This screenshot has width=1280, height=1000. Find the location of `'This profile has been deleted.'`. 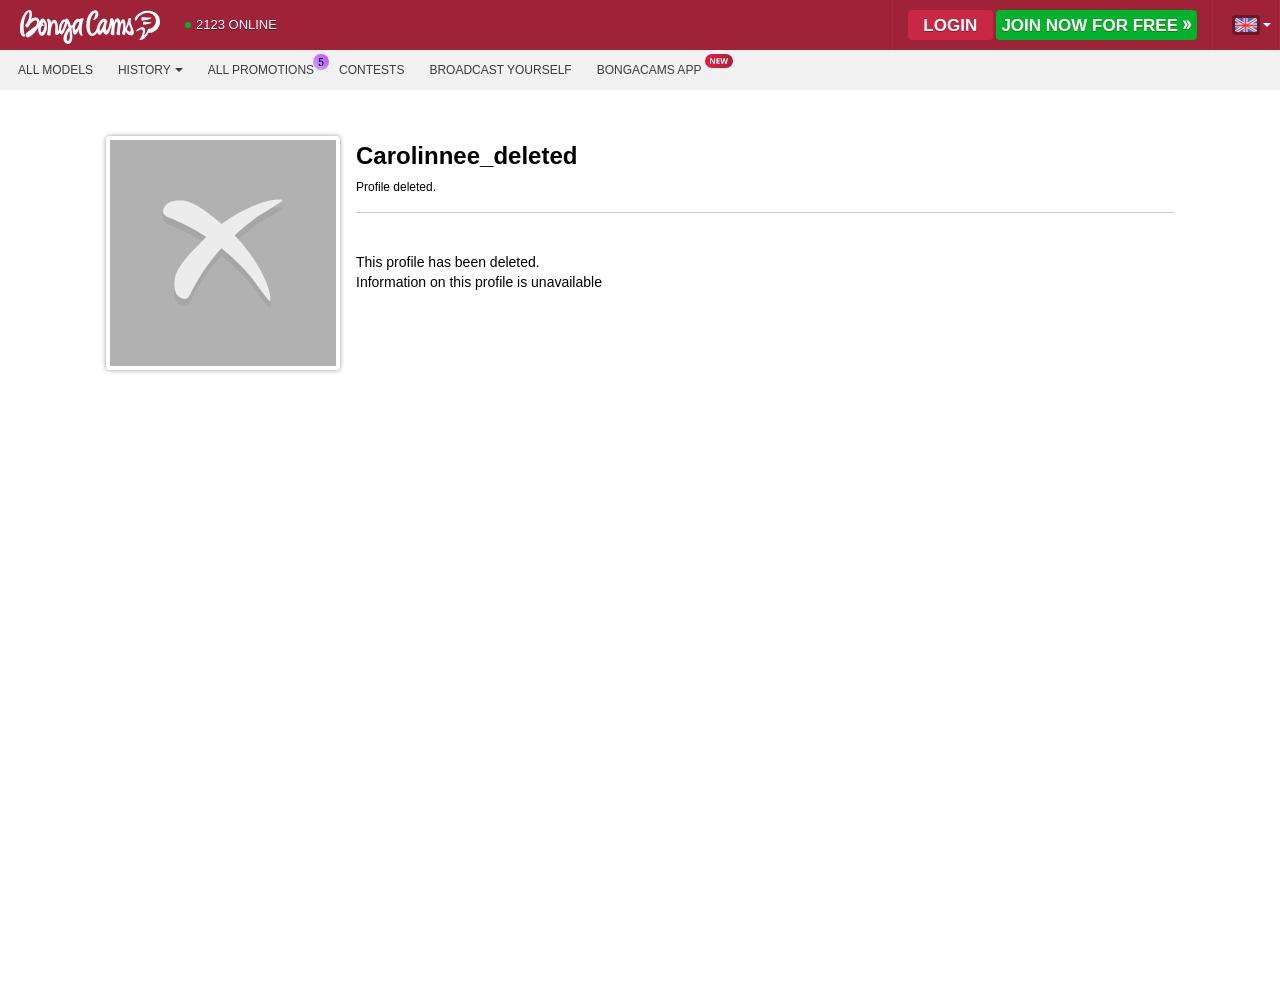

'This profile has been deleted.' is located at coordinates (355, 261).